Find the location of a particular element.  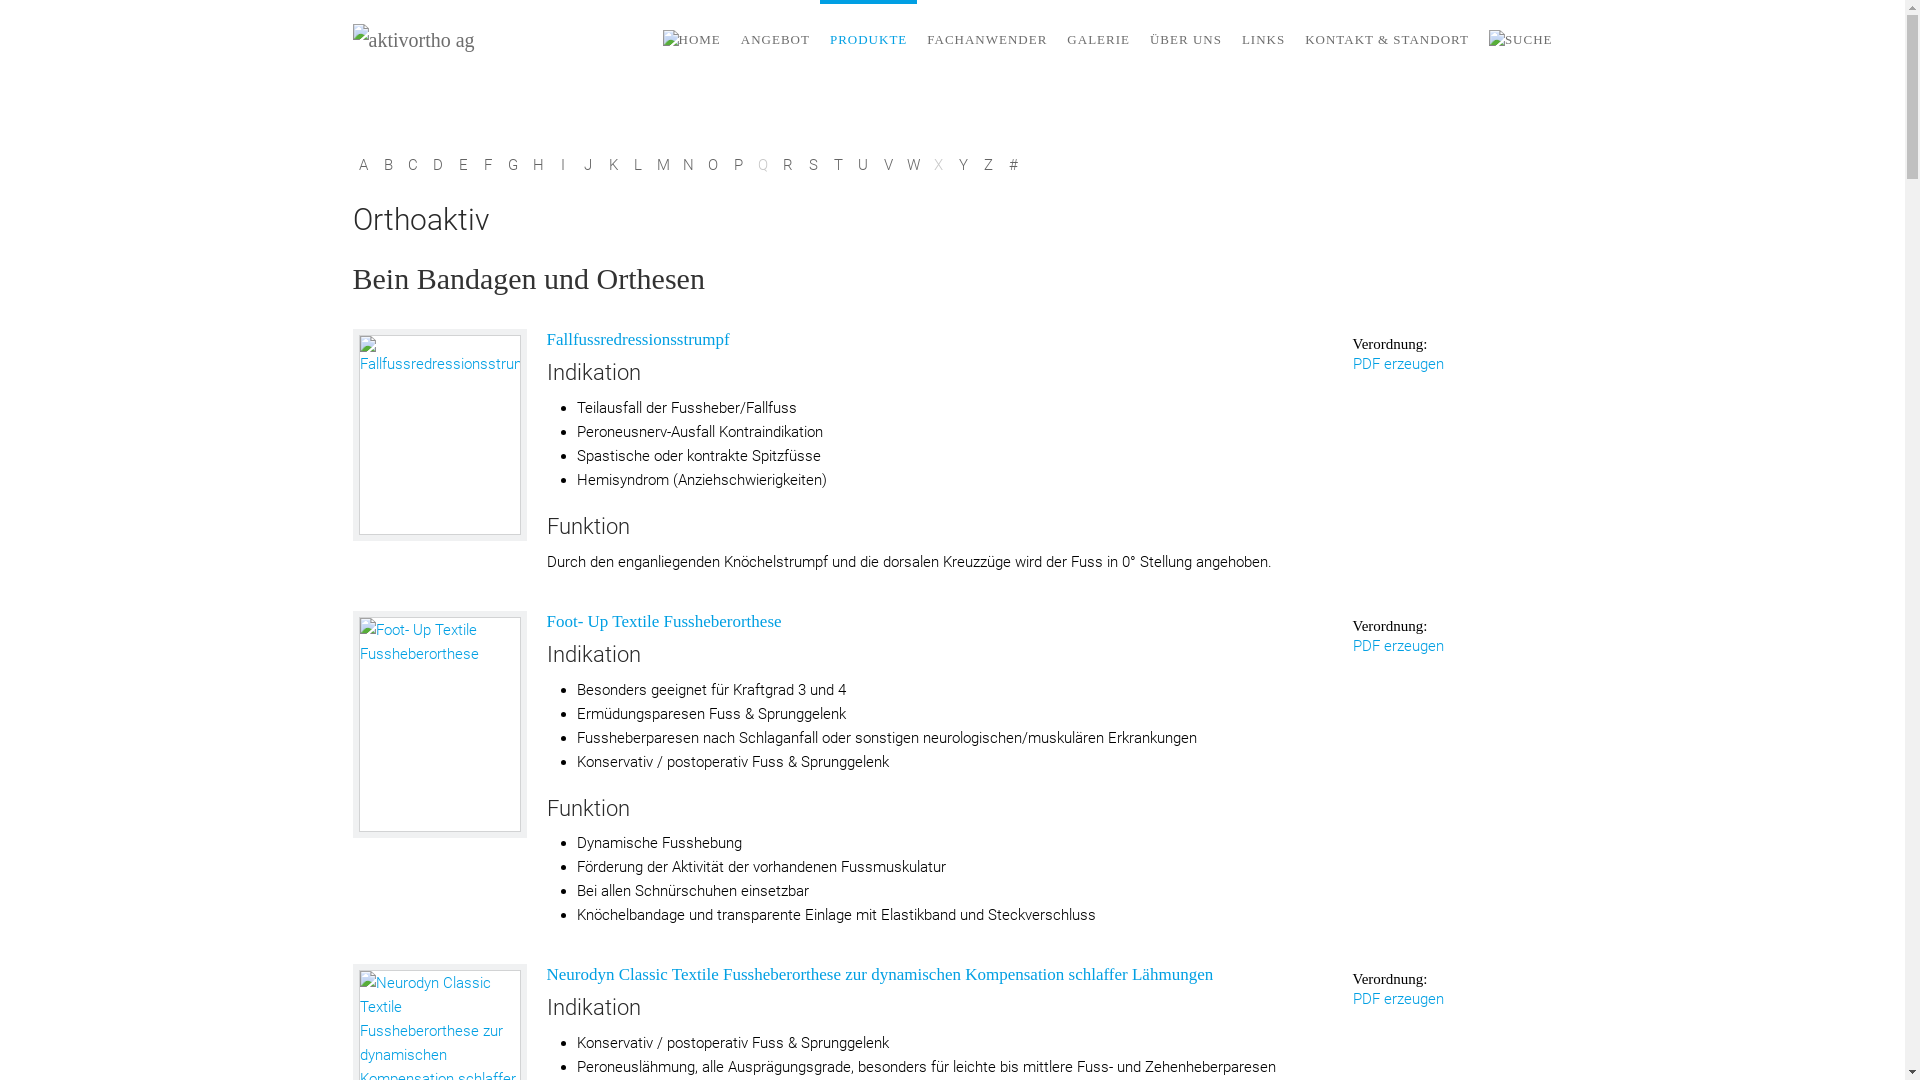

'A' is located at coordinates (362, 164).